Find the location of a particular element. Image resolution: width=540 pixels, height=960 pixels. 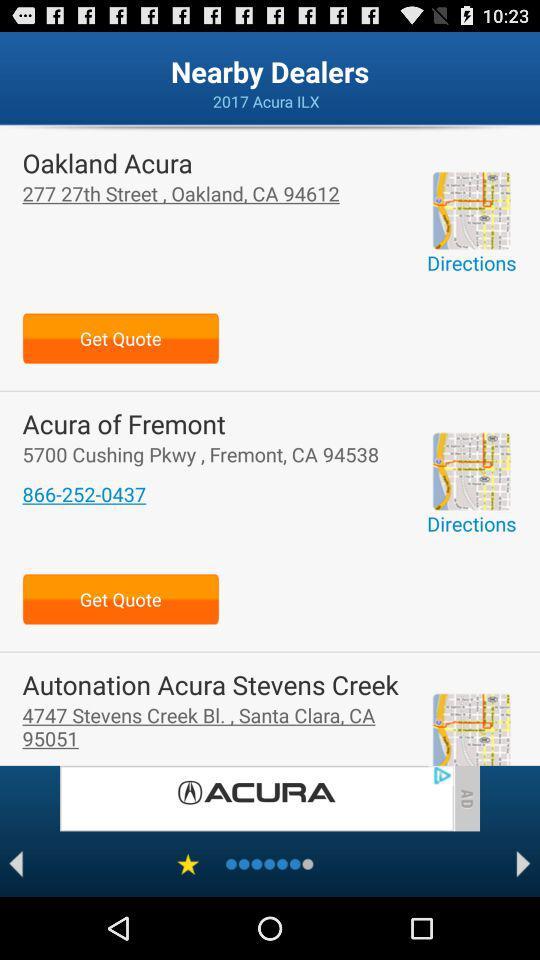

next page is located at coordinates (523, 863).